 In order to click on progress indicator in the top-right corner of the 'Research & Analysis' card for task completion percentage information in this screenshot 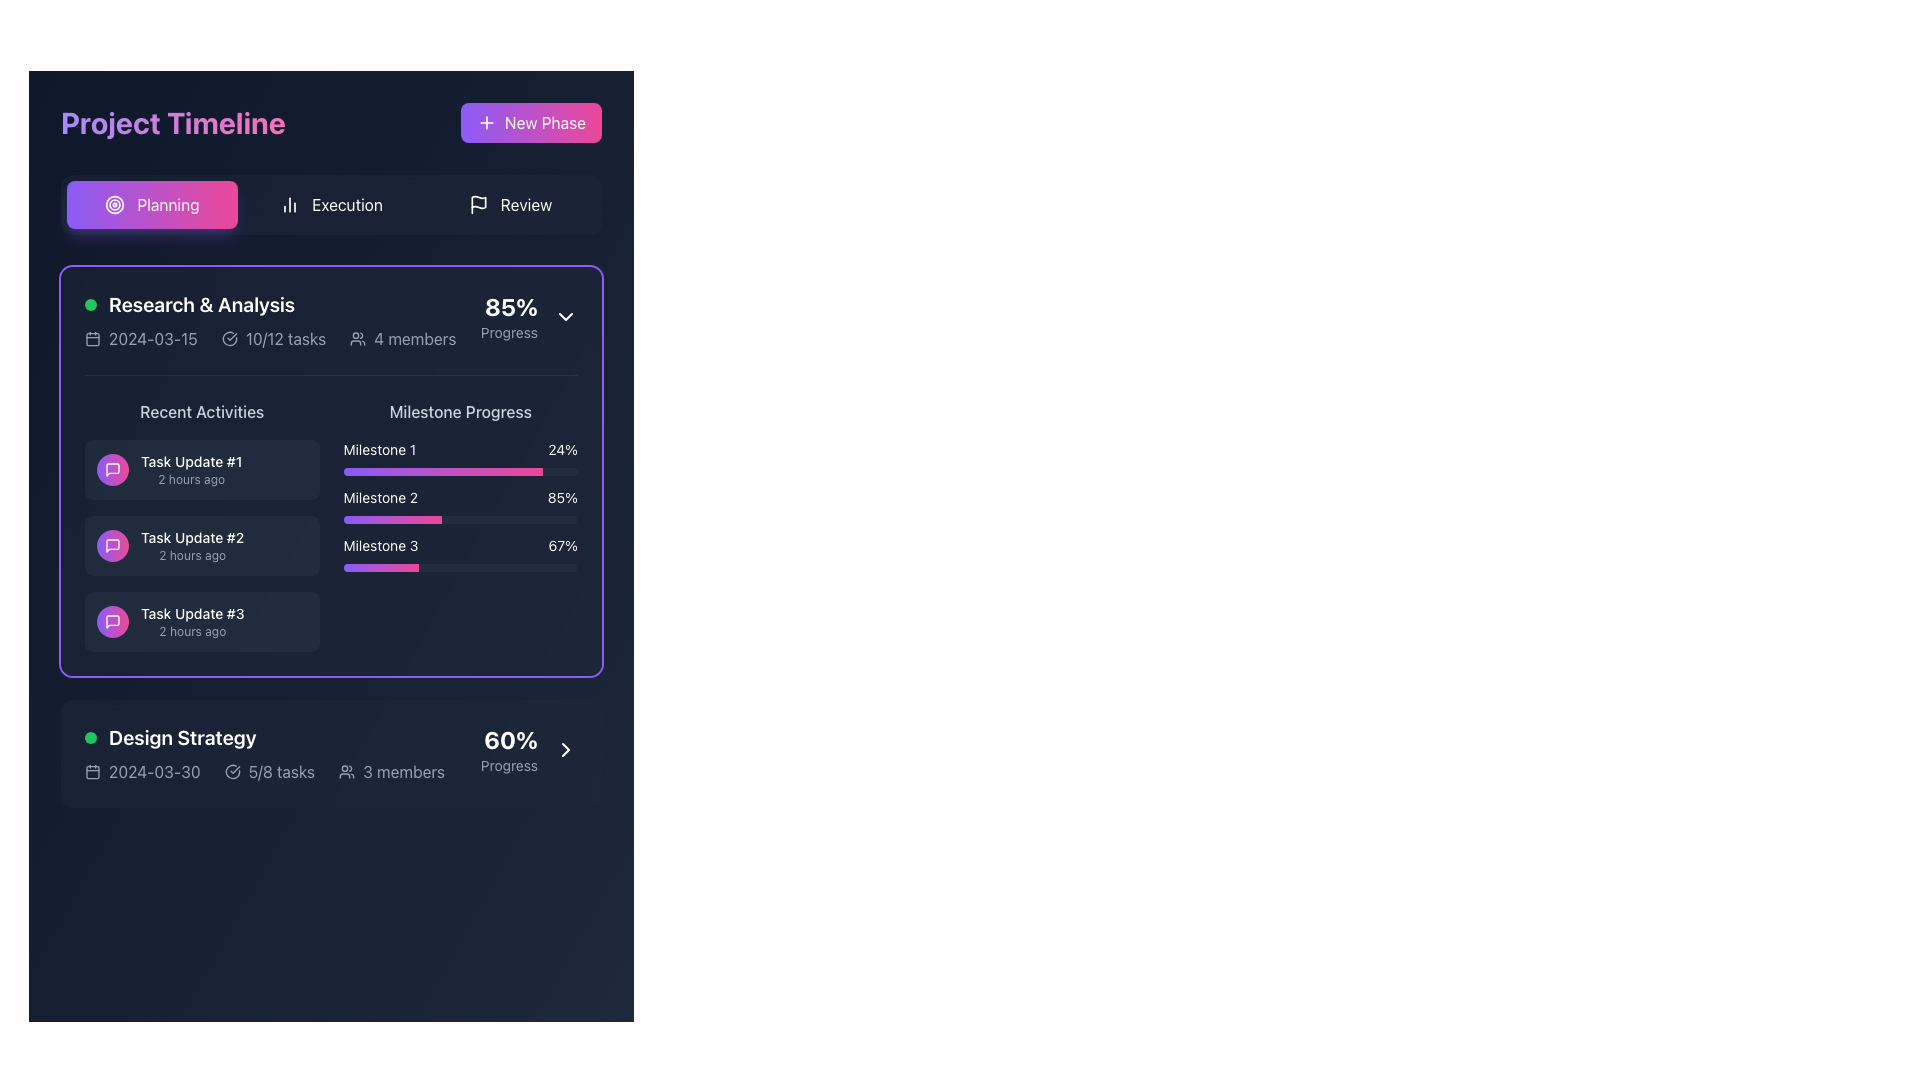, I will do `click(529, 315)`.